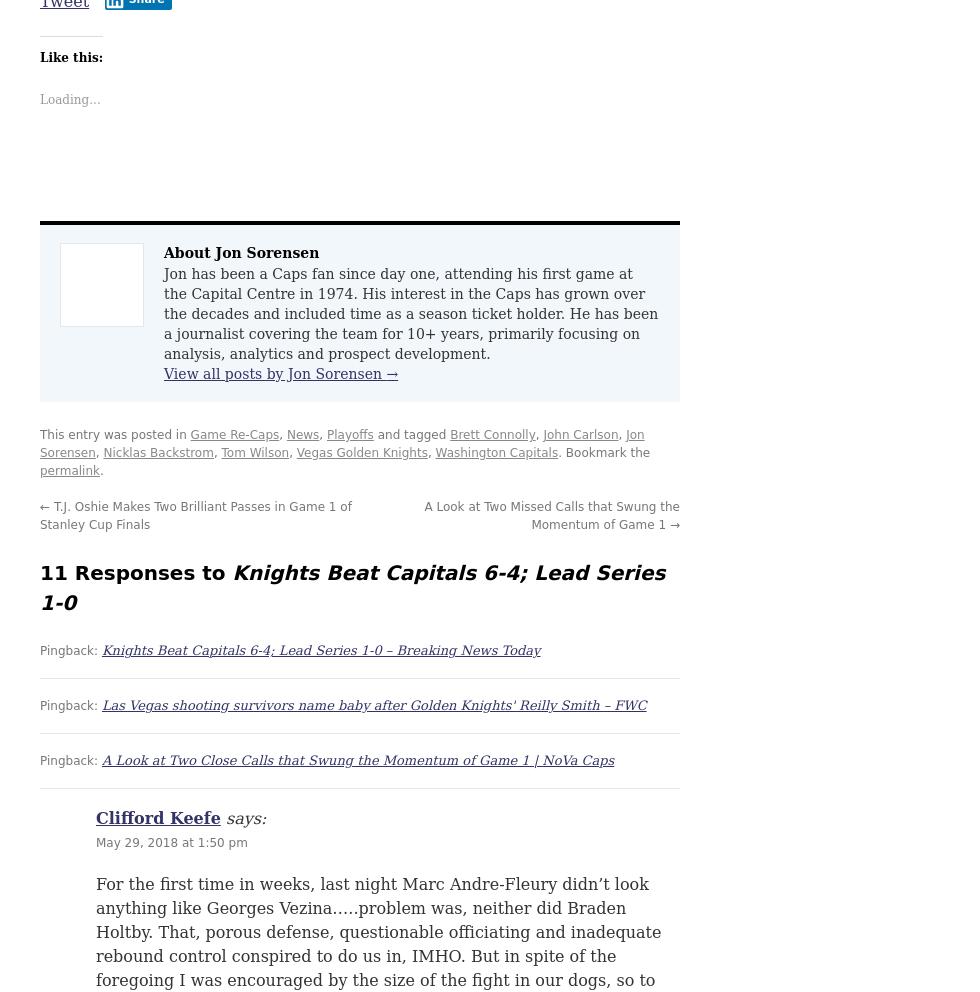 The width and height of the screenshot is (980, 992). What do you see at coordinates (302, 433) in the screenshot?
I see `'News'` at bounding box center [302, 433].